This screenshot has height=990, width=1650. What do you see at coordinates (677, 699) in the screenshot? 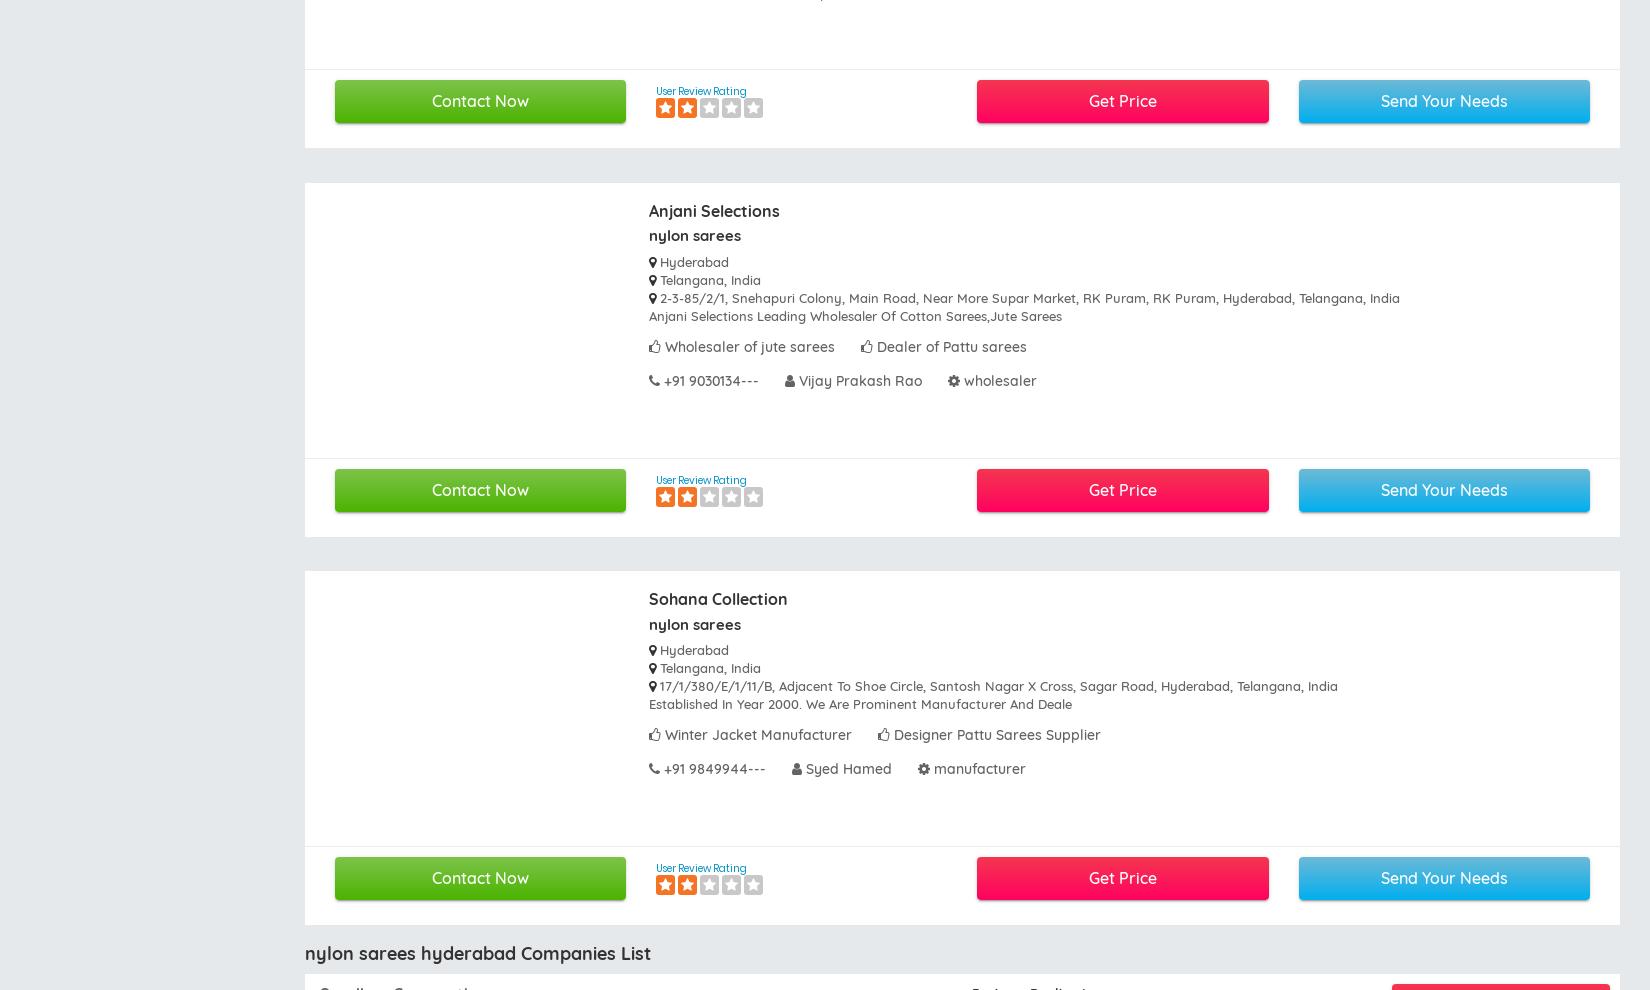
I see `'Refund / Cancellation Policy'` at bounding box center [677, 699].